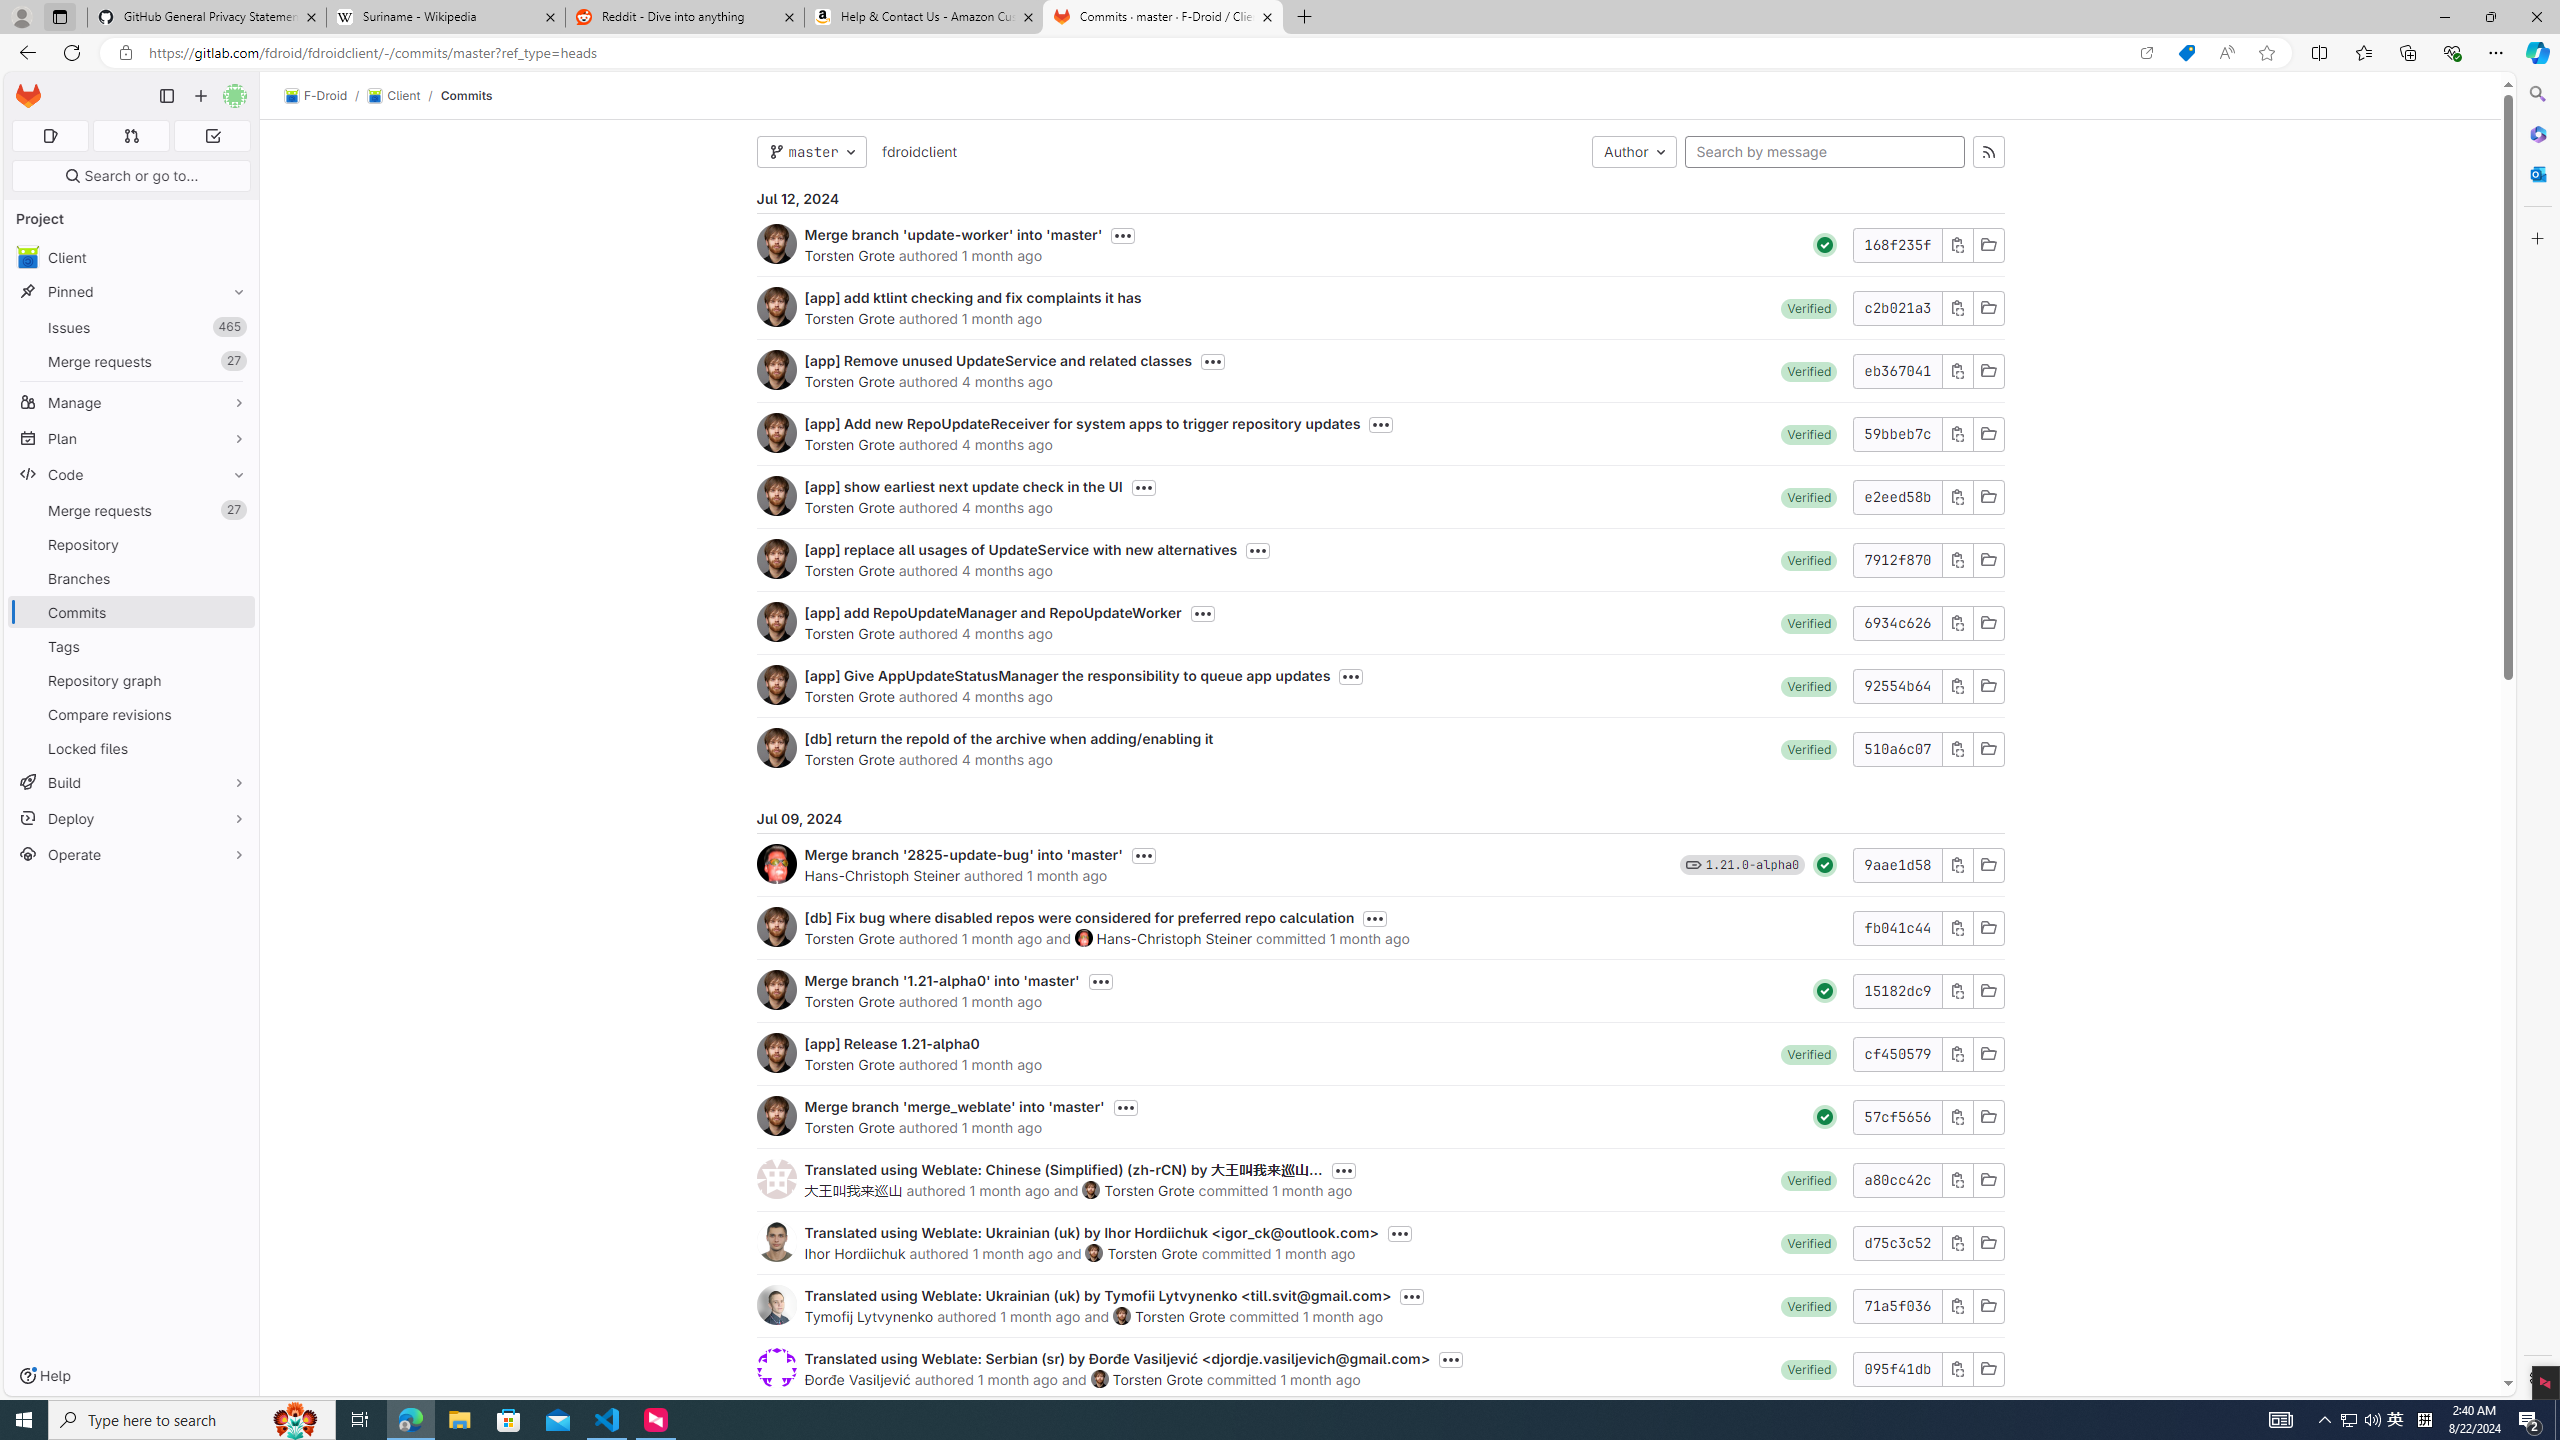  Describe the element at coordinates (130, 326) in the screenshot. I see `'Issues465'` at that location.